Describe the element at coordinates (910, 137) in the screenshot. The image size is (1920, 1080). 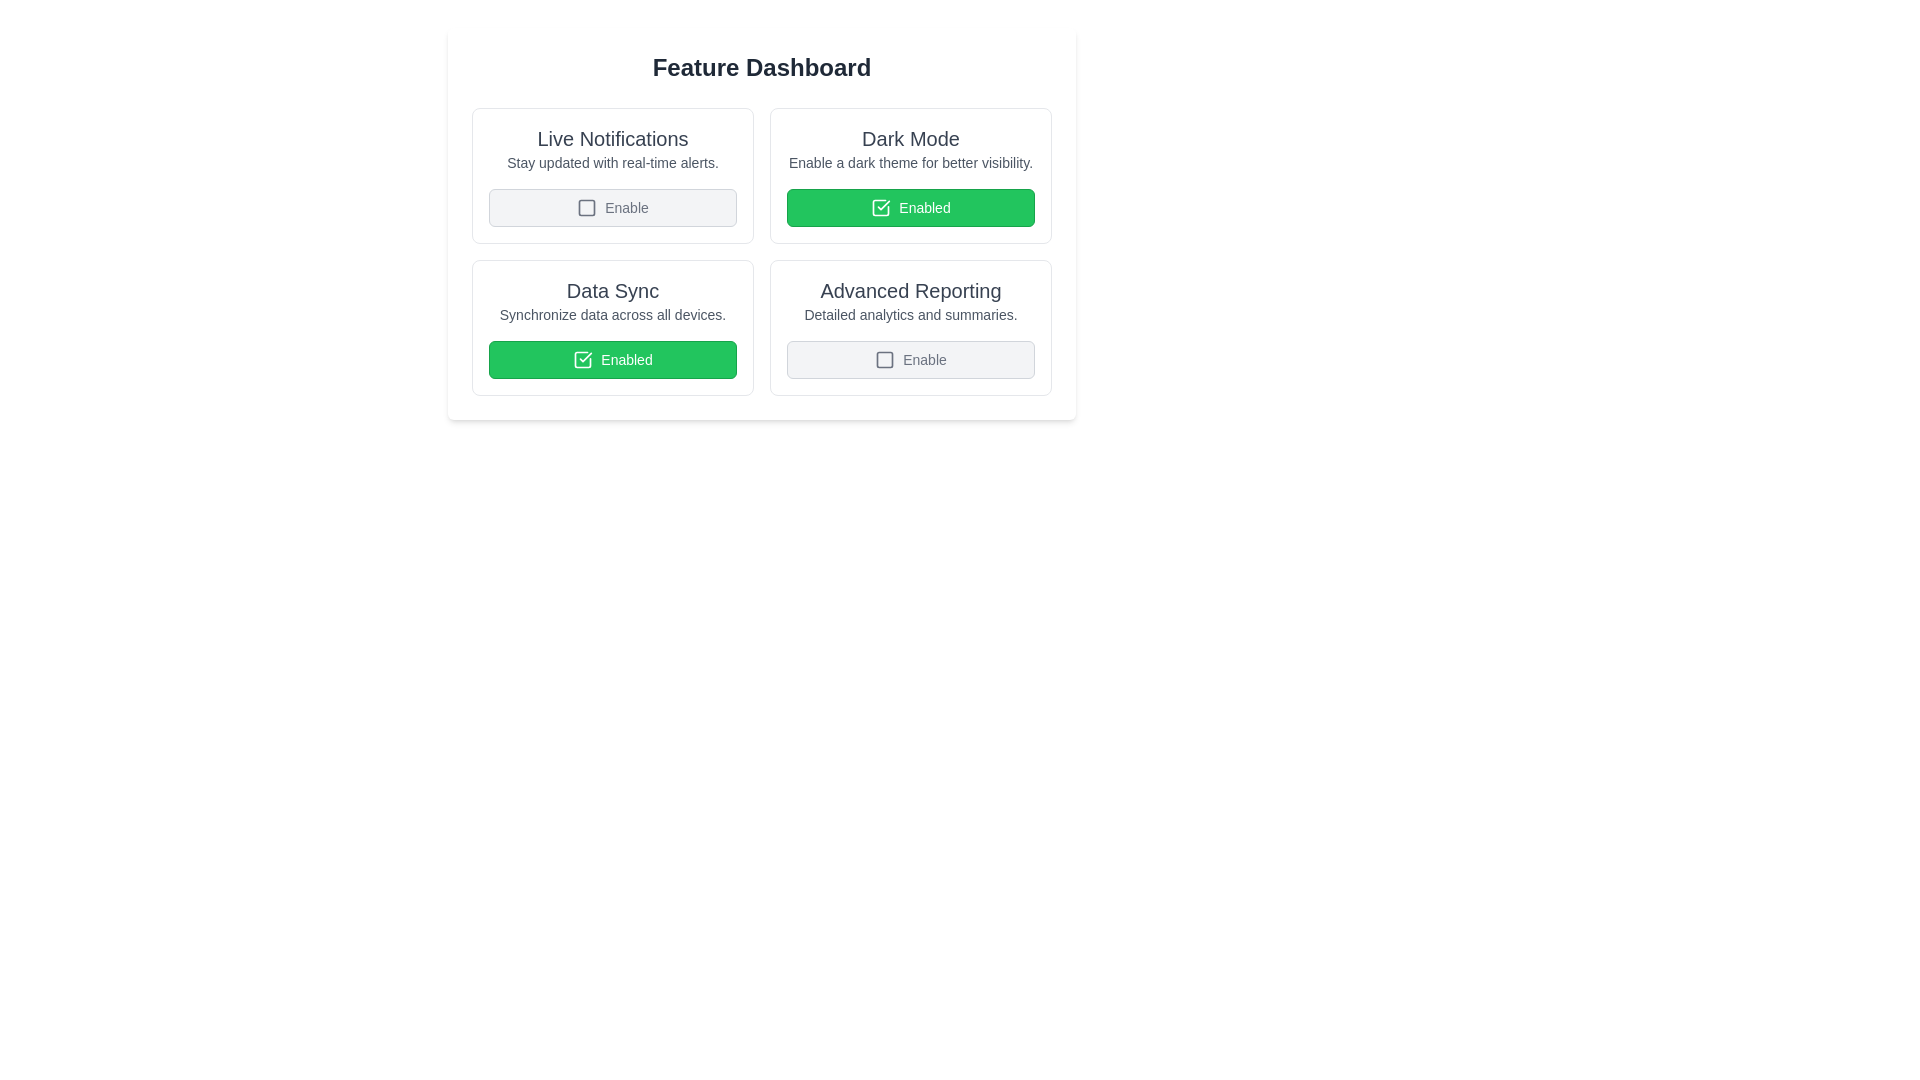
I see `the 'Dark Mode' text label, which is displayed in a bold, larger font above its descriptive text within the card-like layout in the Feature Dashboard section` at that location.